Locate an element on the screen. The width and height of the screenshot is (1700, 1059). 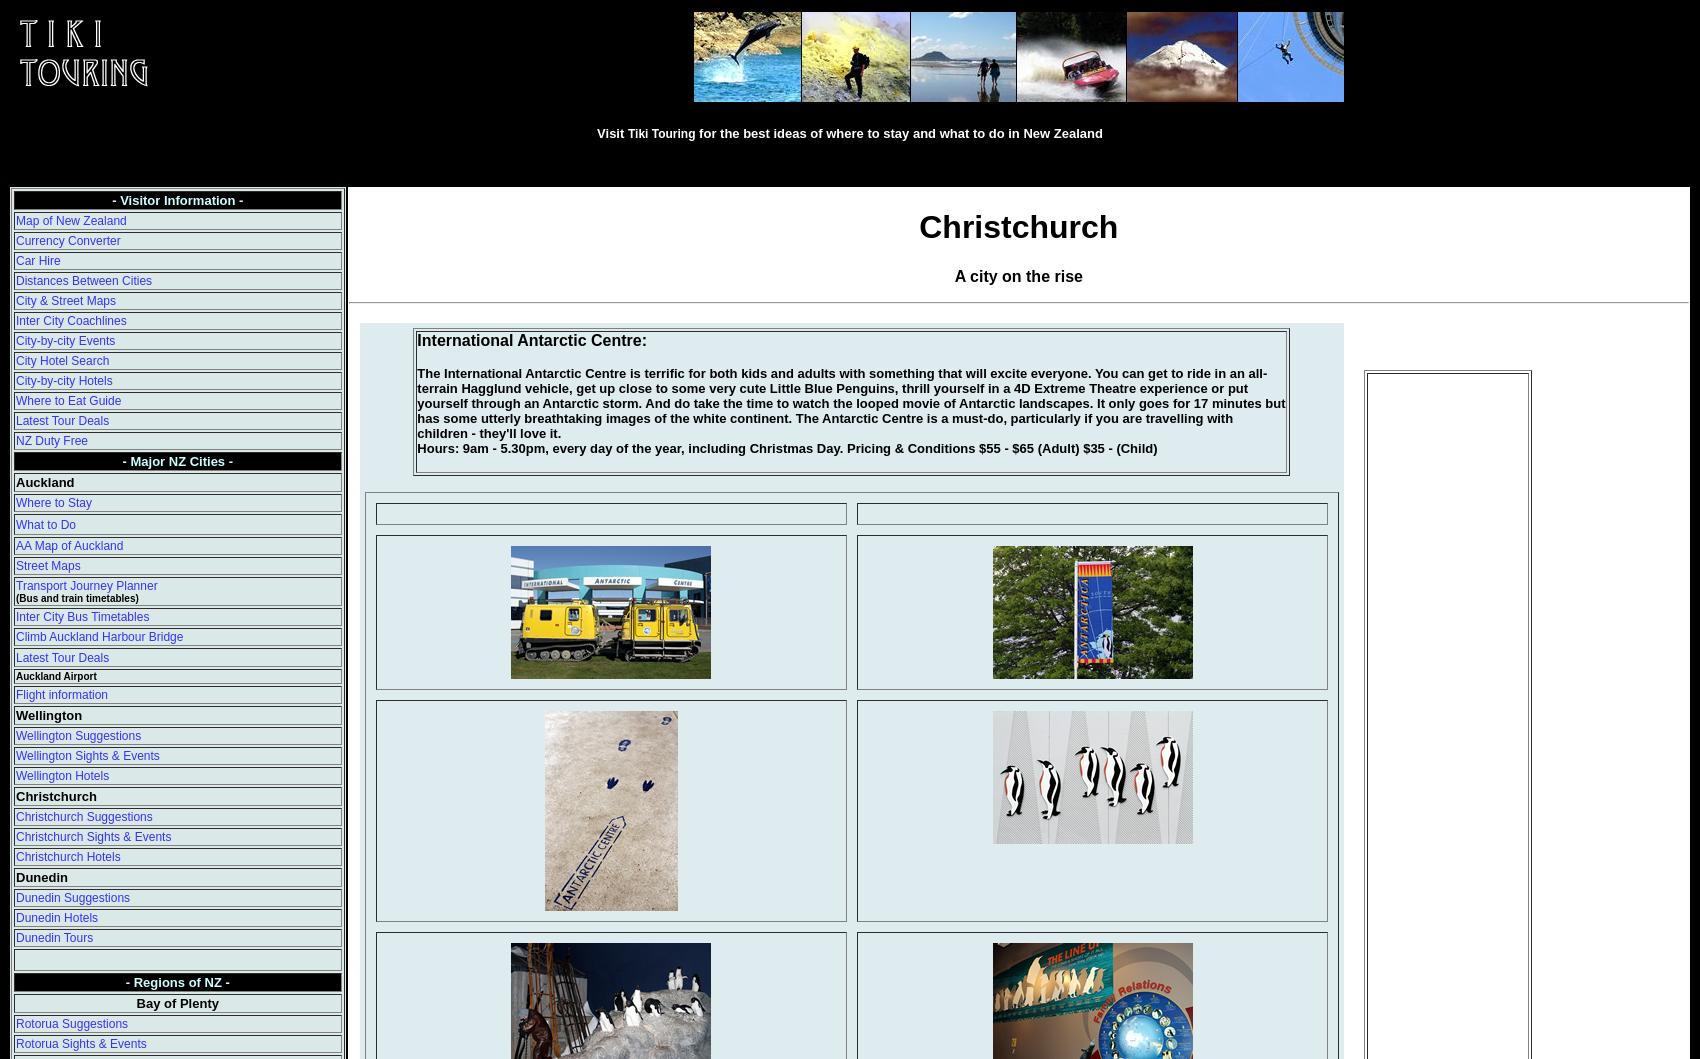
'Flight 
          information' is located at coordinates (62, 695).